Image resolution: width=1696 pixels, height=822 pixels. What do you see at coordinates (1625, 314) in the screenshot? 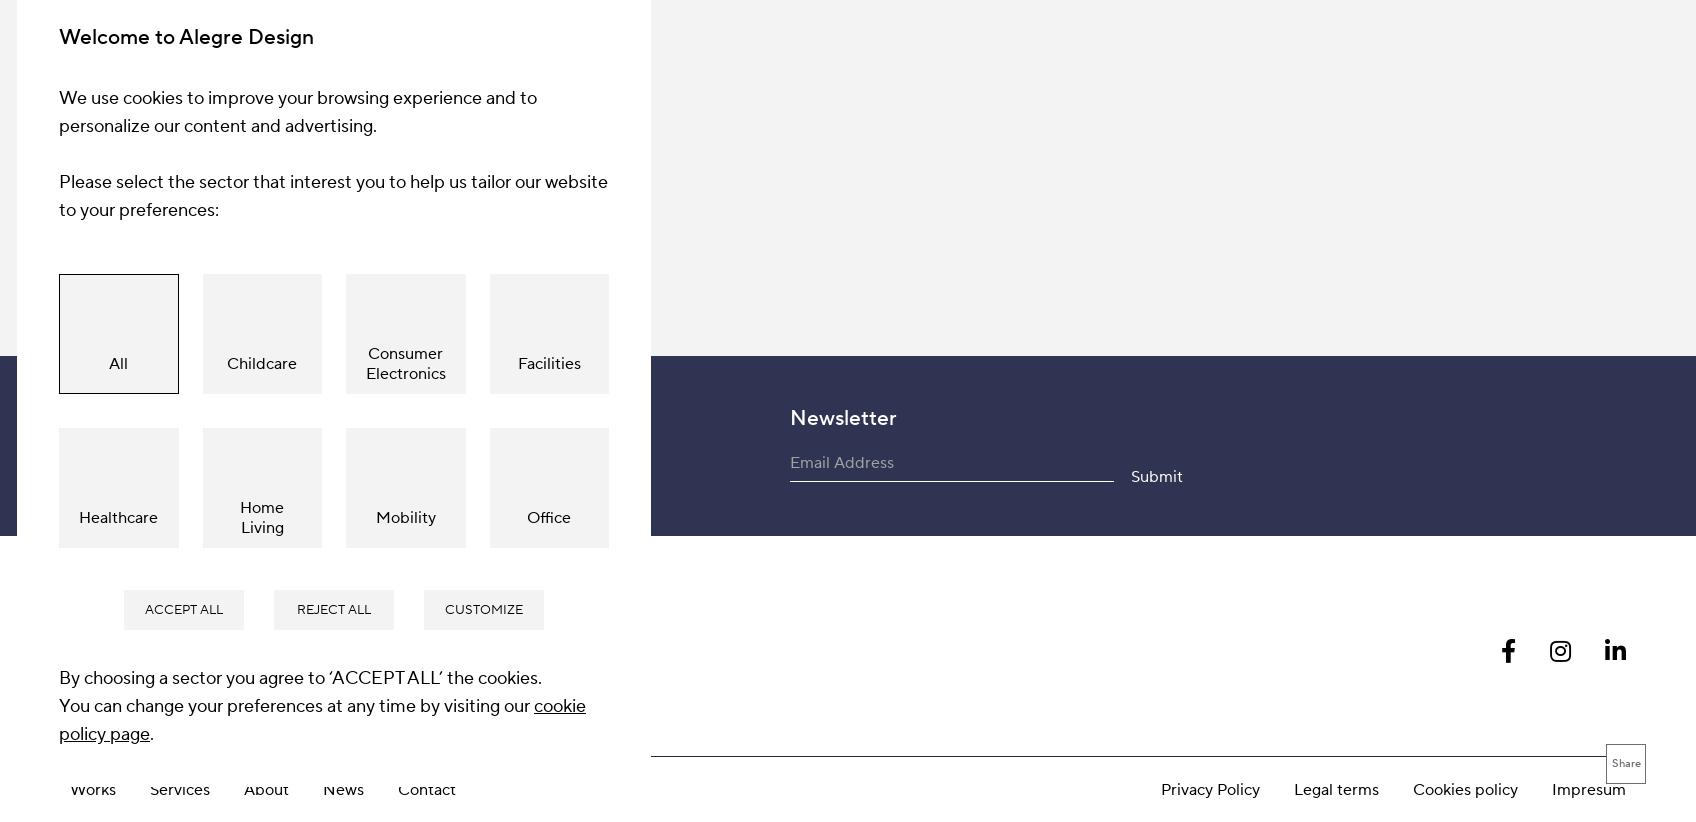
I see `'Share'` at bounding box center [1625, 314].